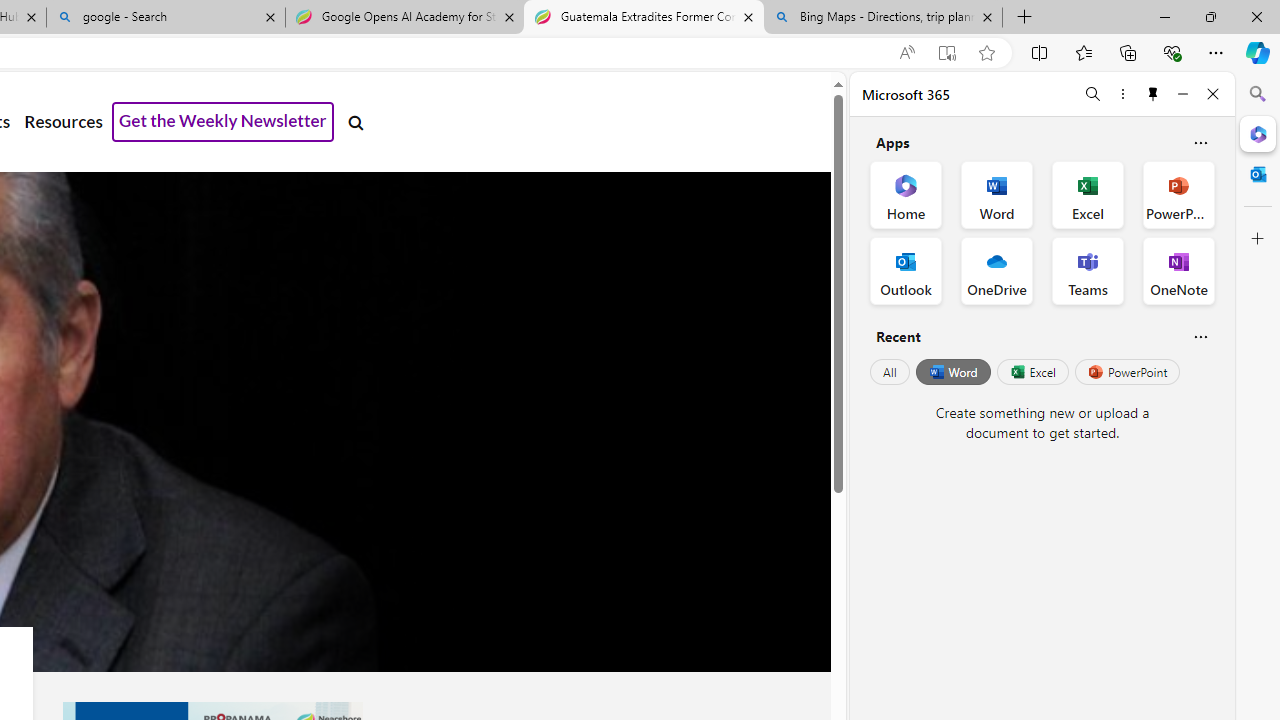 The width and height of the screenshot is (1280, 720). What do you see at coordinates (403, 17) in the screenshot?
I see `'Google Opens AI Academy for Startups - Nearshore Americas'` at bounding box center [403, 17].